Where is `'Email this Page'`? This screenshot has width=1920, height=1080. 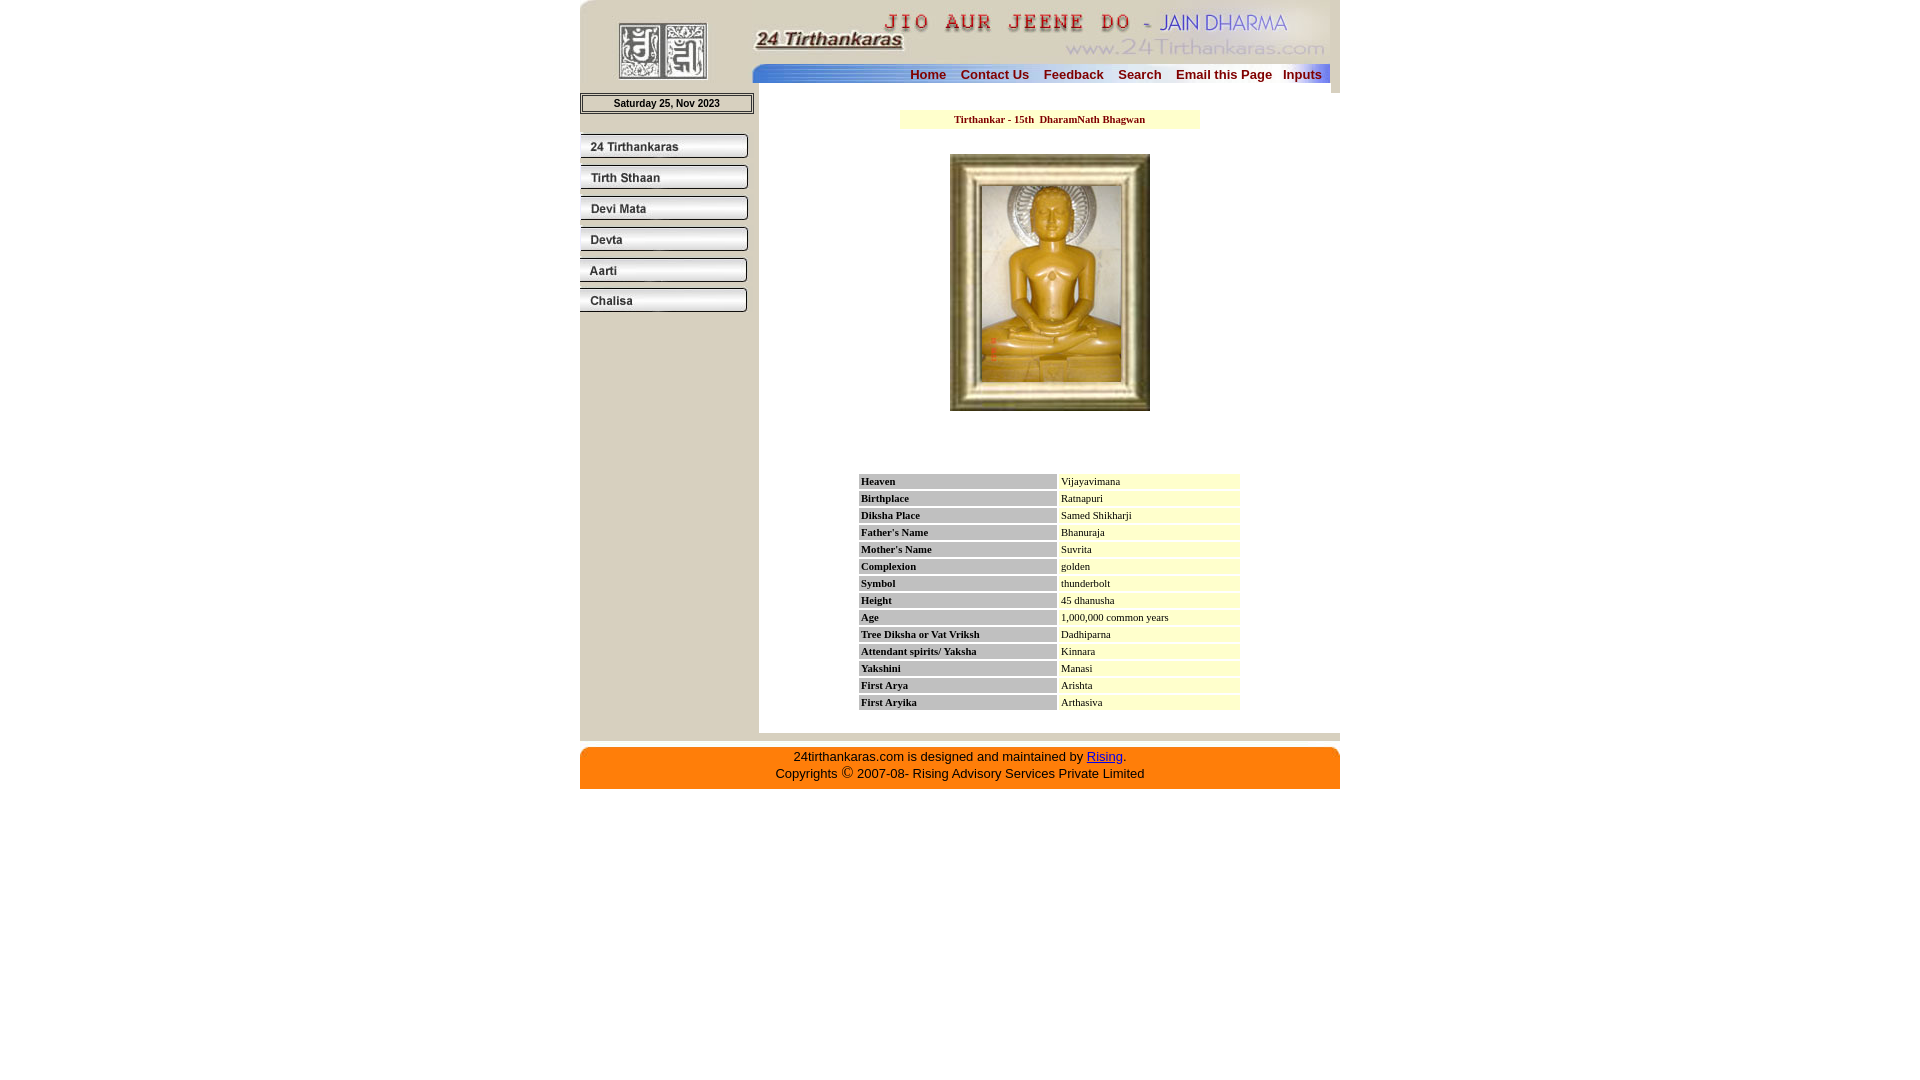
'Email this Page' is located at coordinates (1223, 72).